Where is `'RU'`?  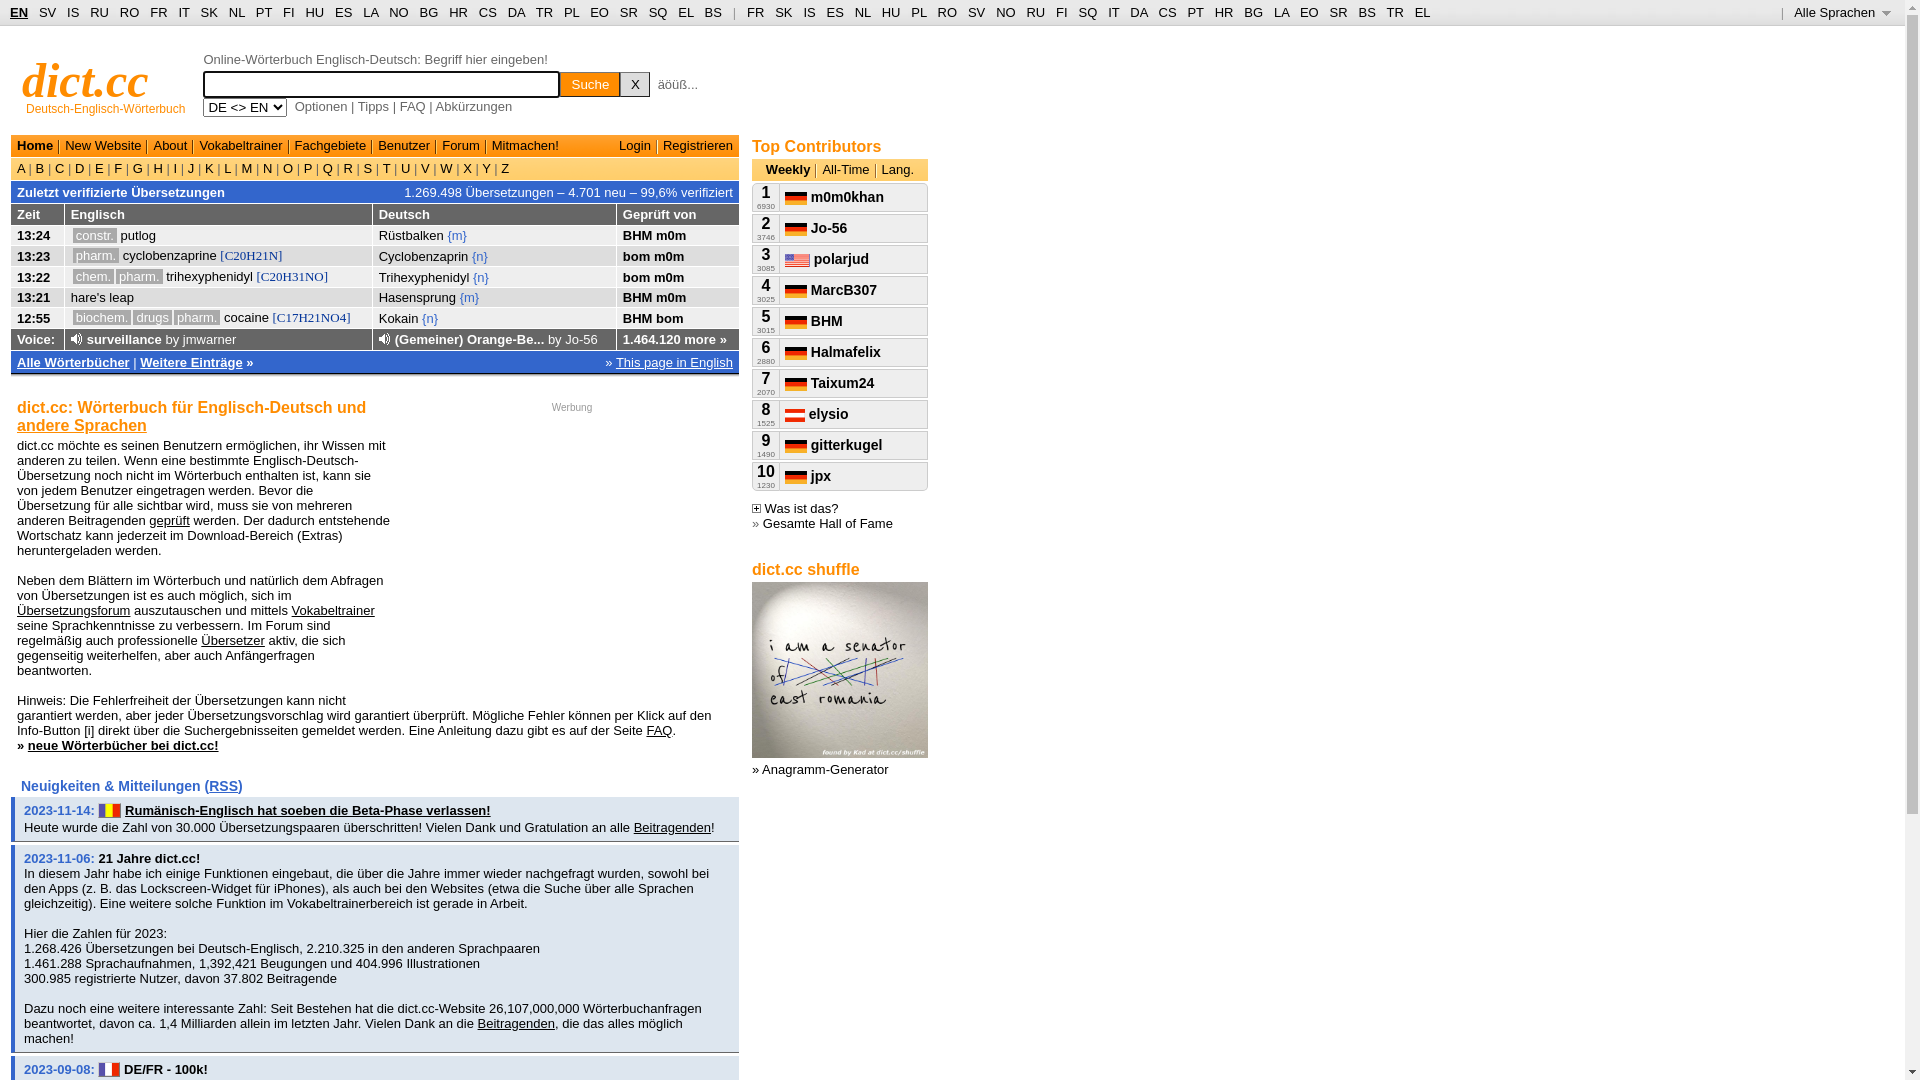 'RU' is located at coordinates (1035, 12).